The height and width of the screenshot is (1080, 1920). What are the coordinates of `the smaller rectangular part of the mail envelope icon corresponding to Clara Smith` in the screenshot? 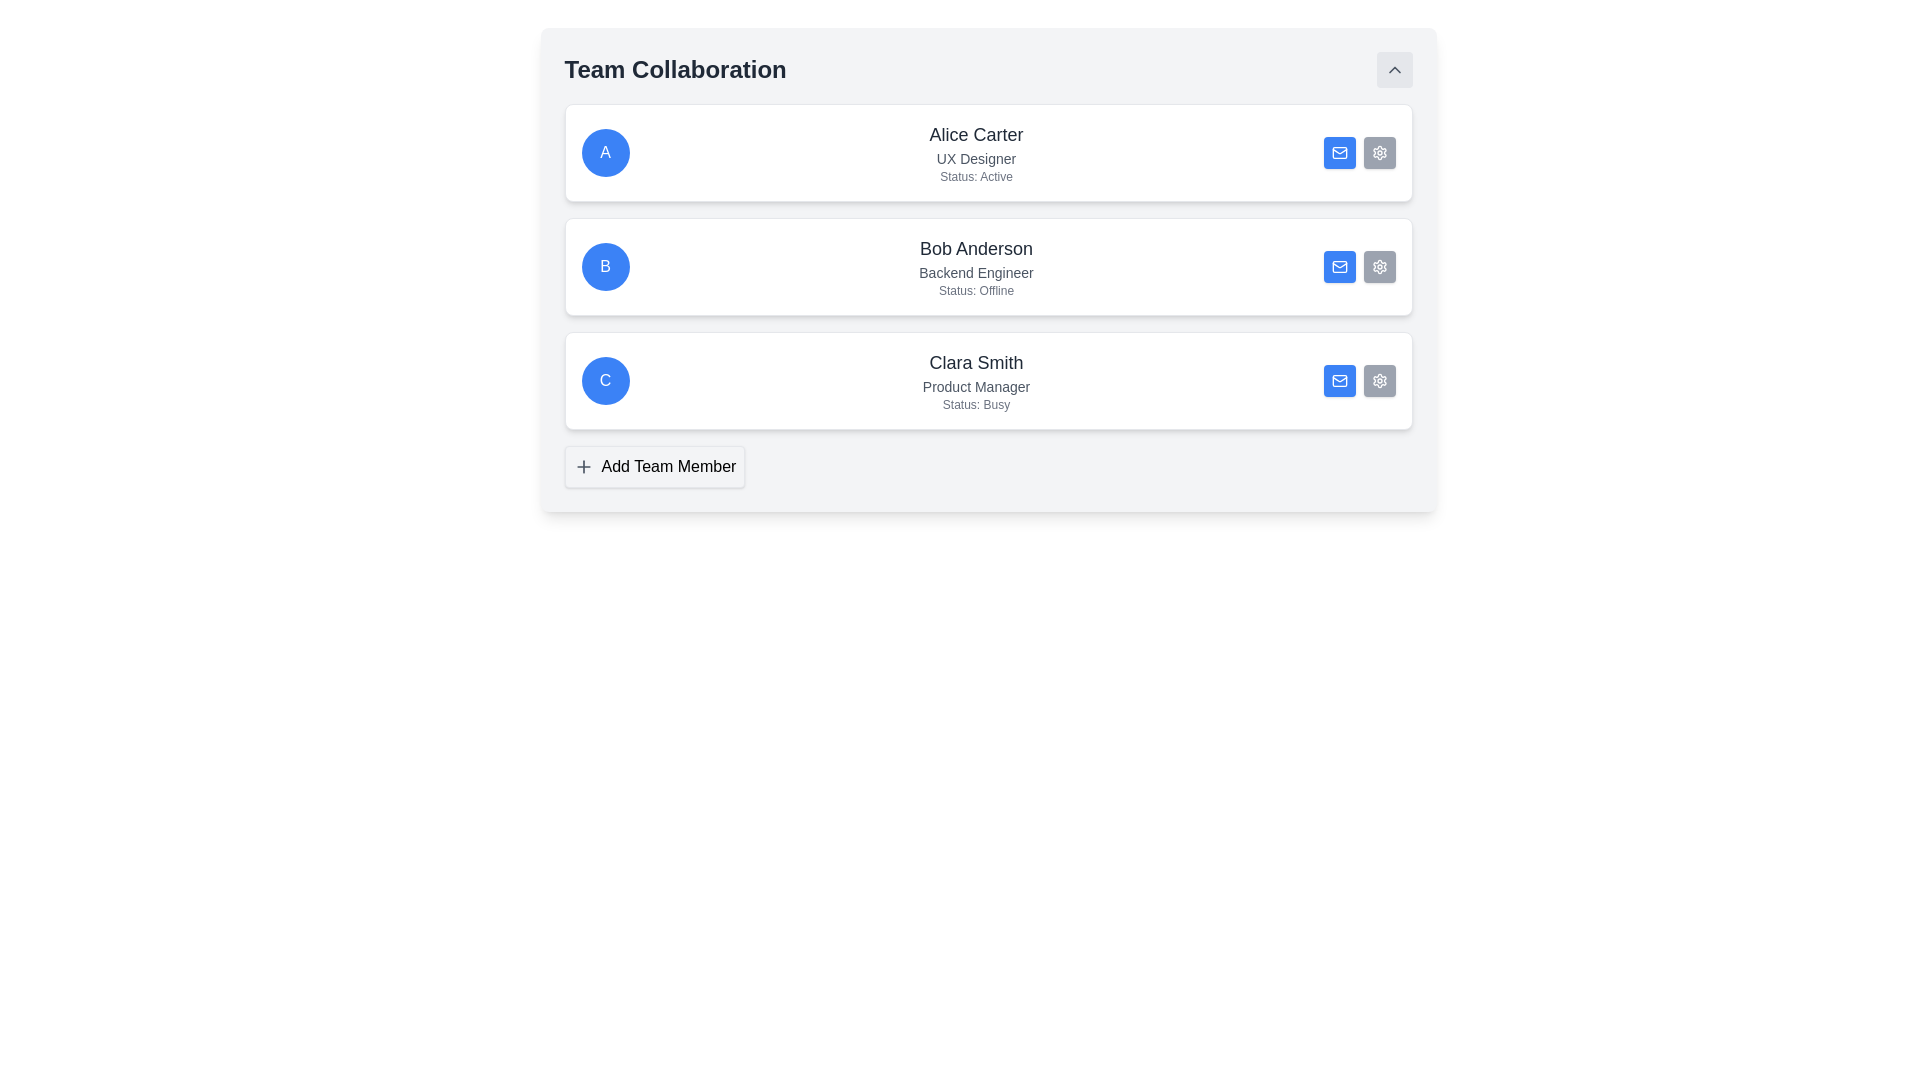 It's located at (1339, 381).